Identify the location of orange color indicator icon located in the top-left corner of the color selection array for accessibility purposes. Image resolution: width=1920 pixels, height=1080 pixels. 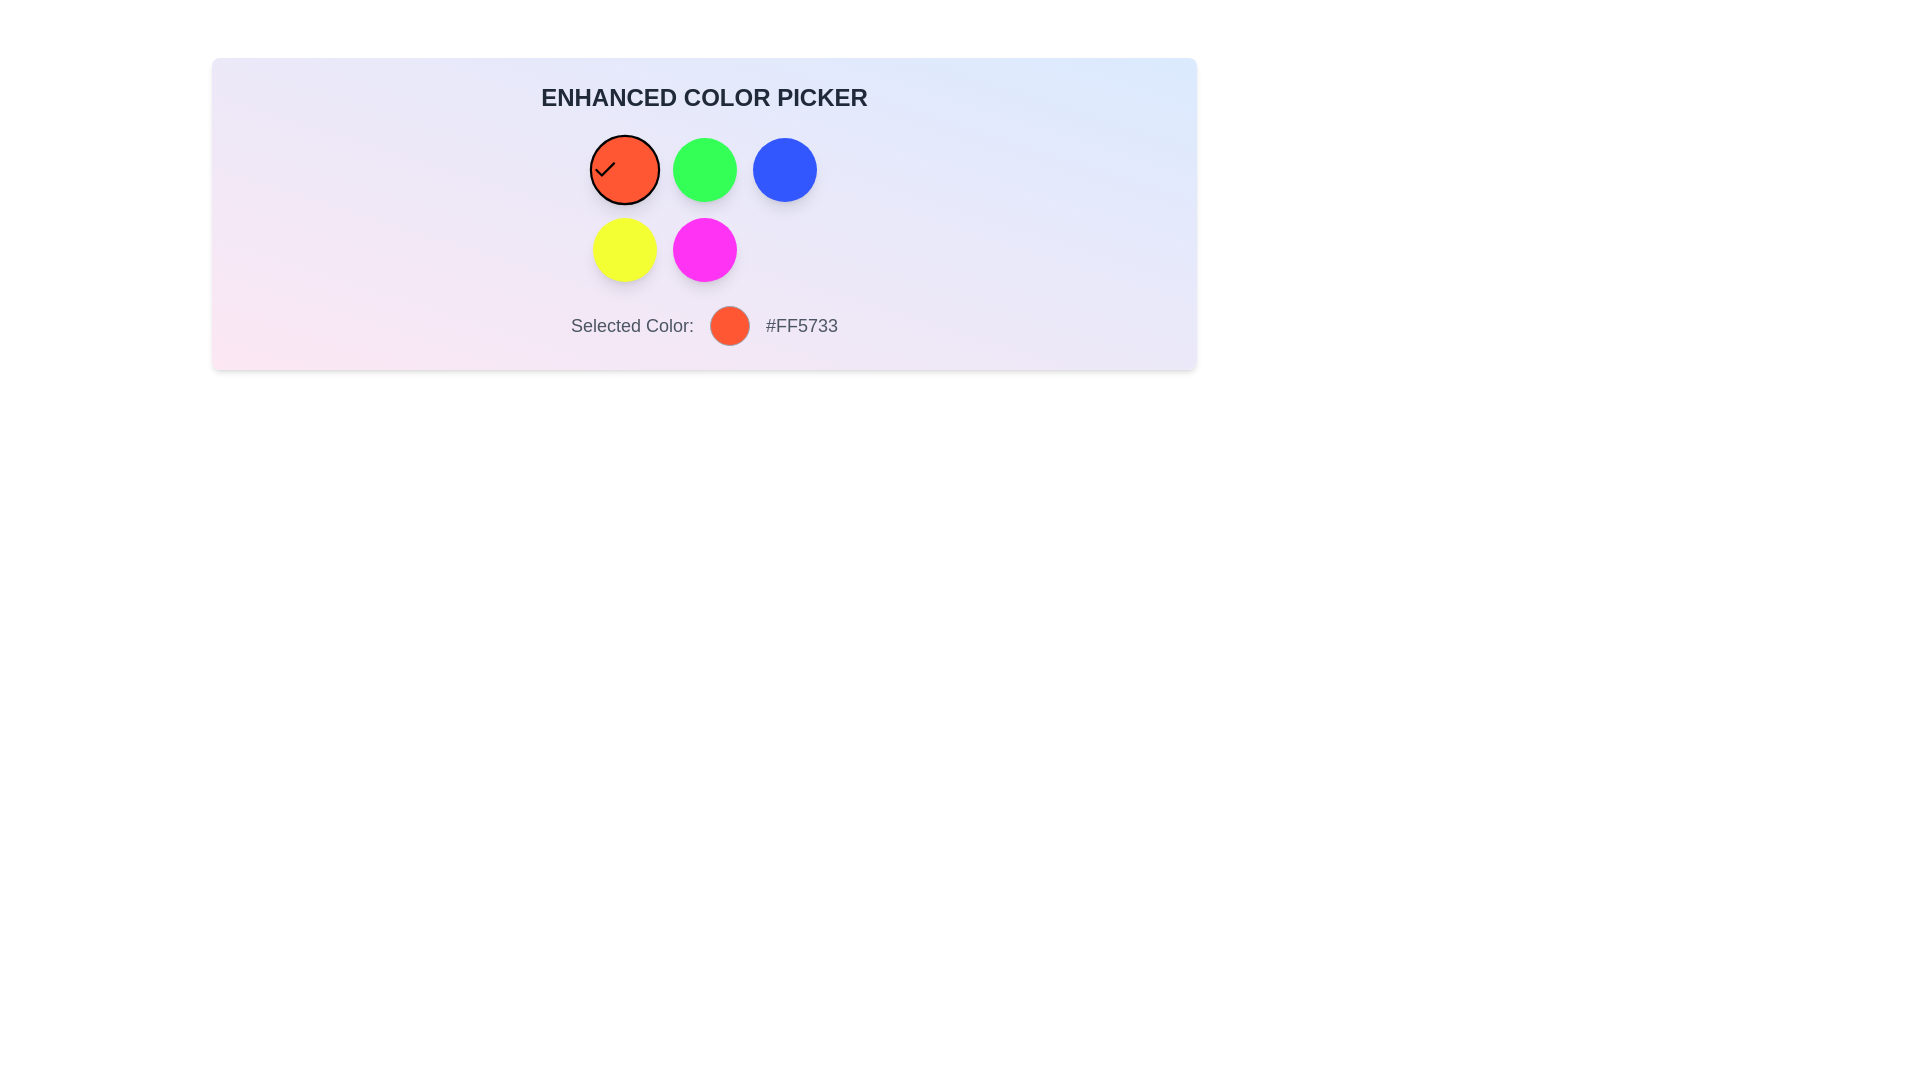
(603, 168).